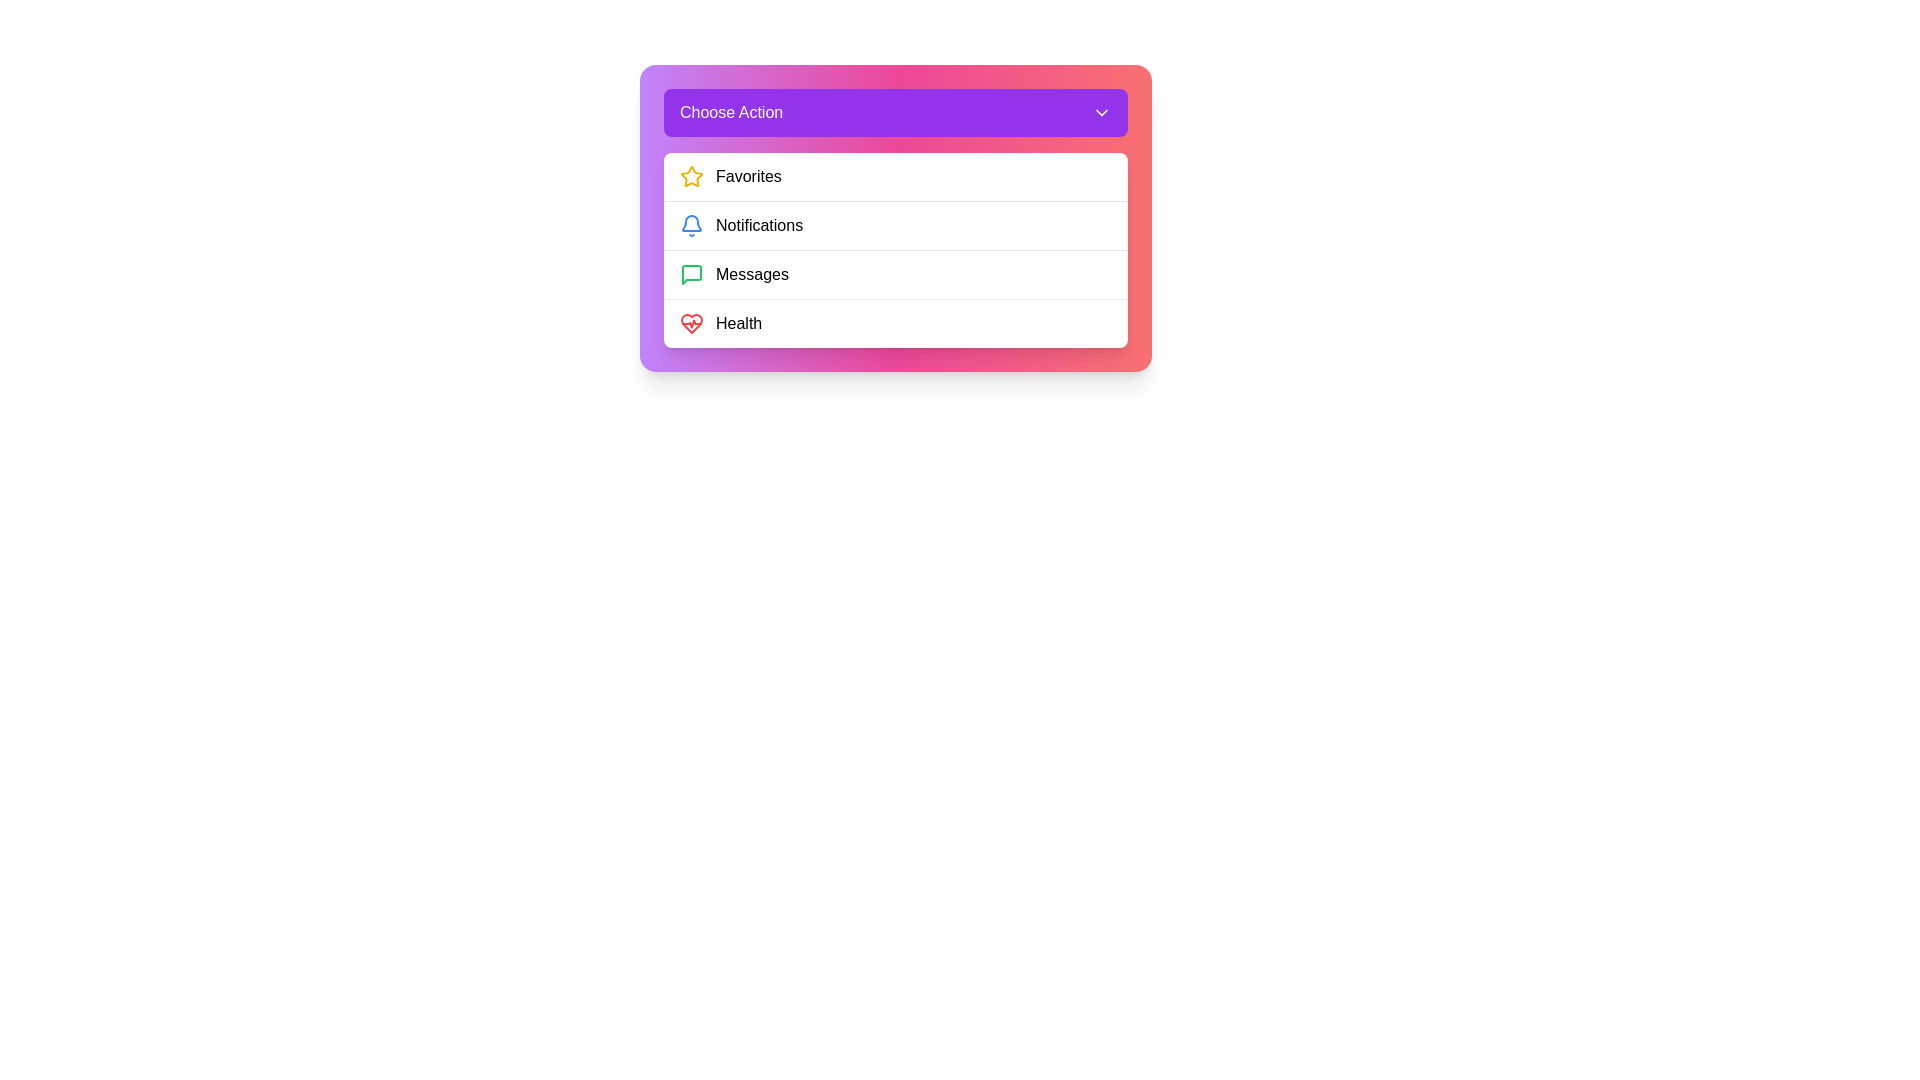  I want to click on the bell icon located to the left of the 'Notifications' text label in the 'Choose Action' dropdown menu, so click(691, 223).